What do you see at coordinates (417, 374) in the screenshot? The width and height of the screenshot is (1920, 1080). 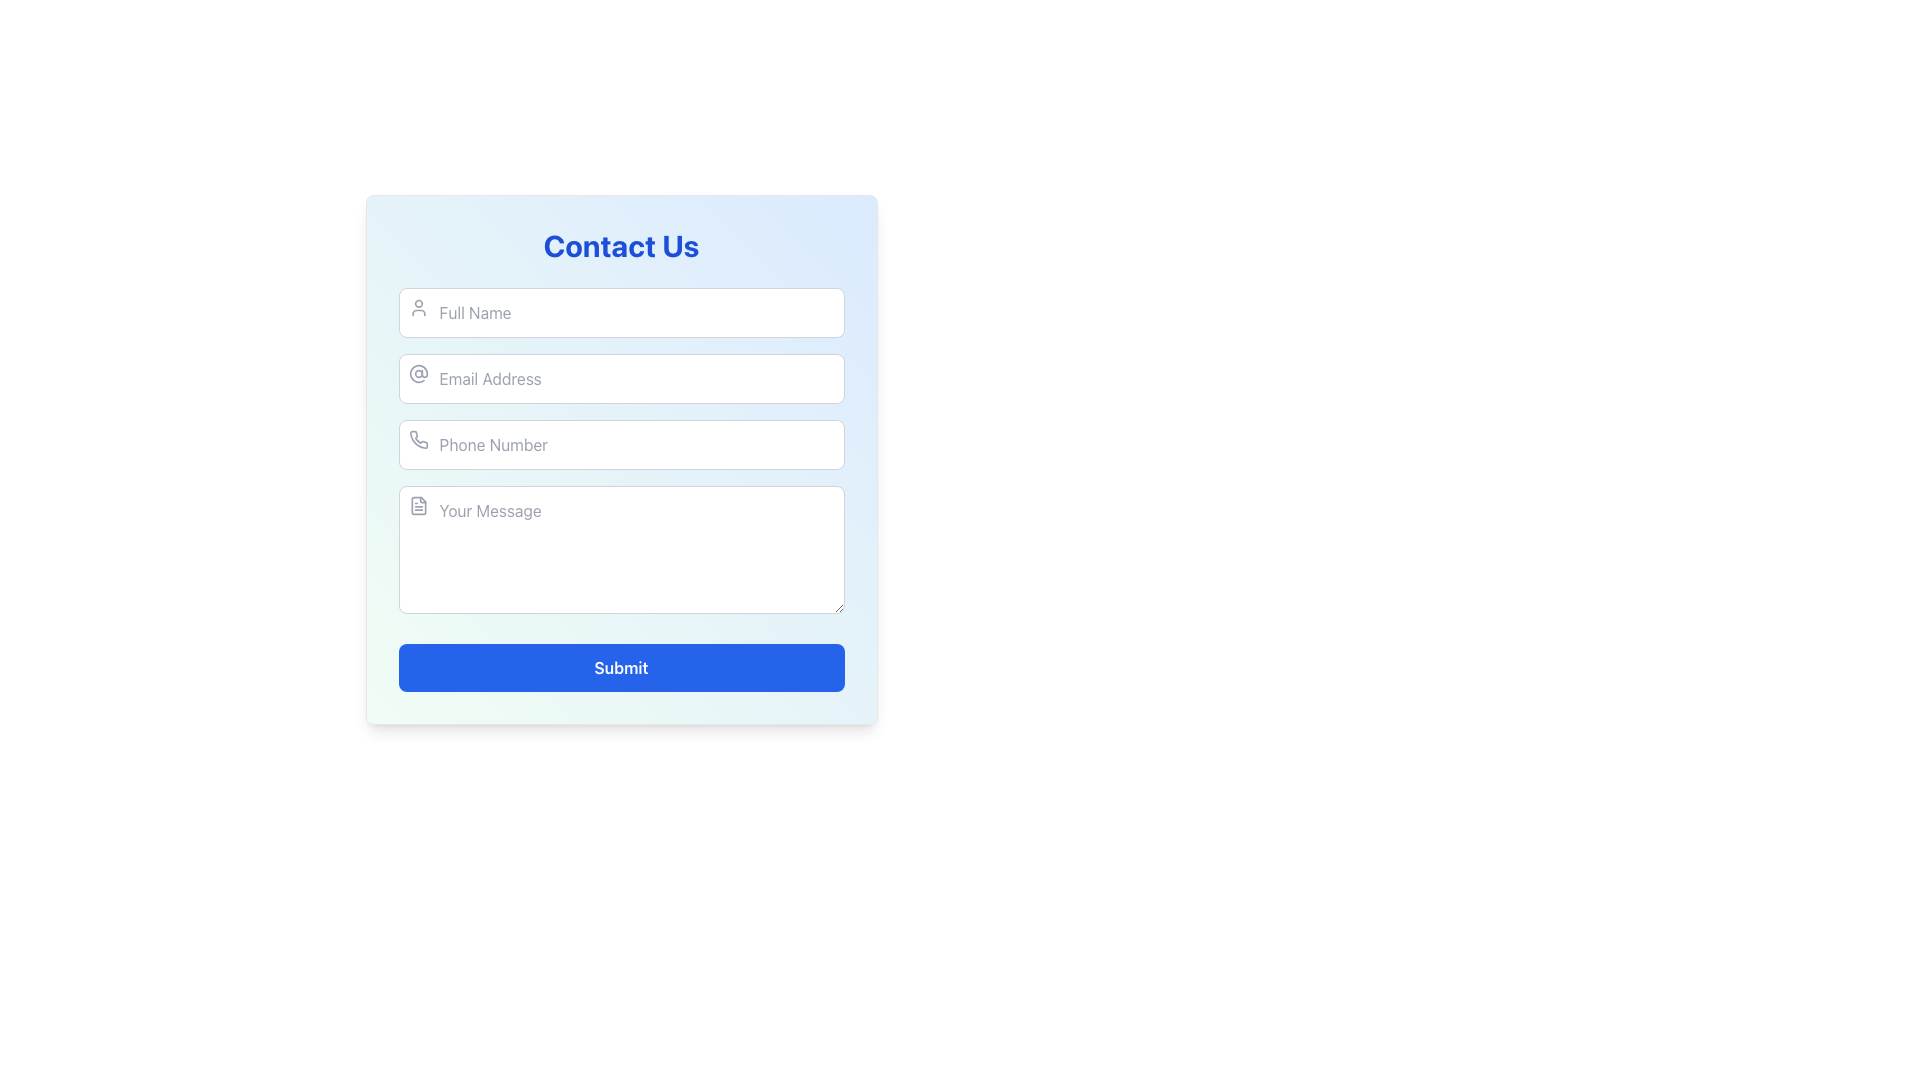 I see `the decorative email icon located to the left of the 'Email Address' input field, indicating its purpose to users` at bounding box center [417, 374].